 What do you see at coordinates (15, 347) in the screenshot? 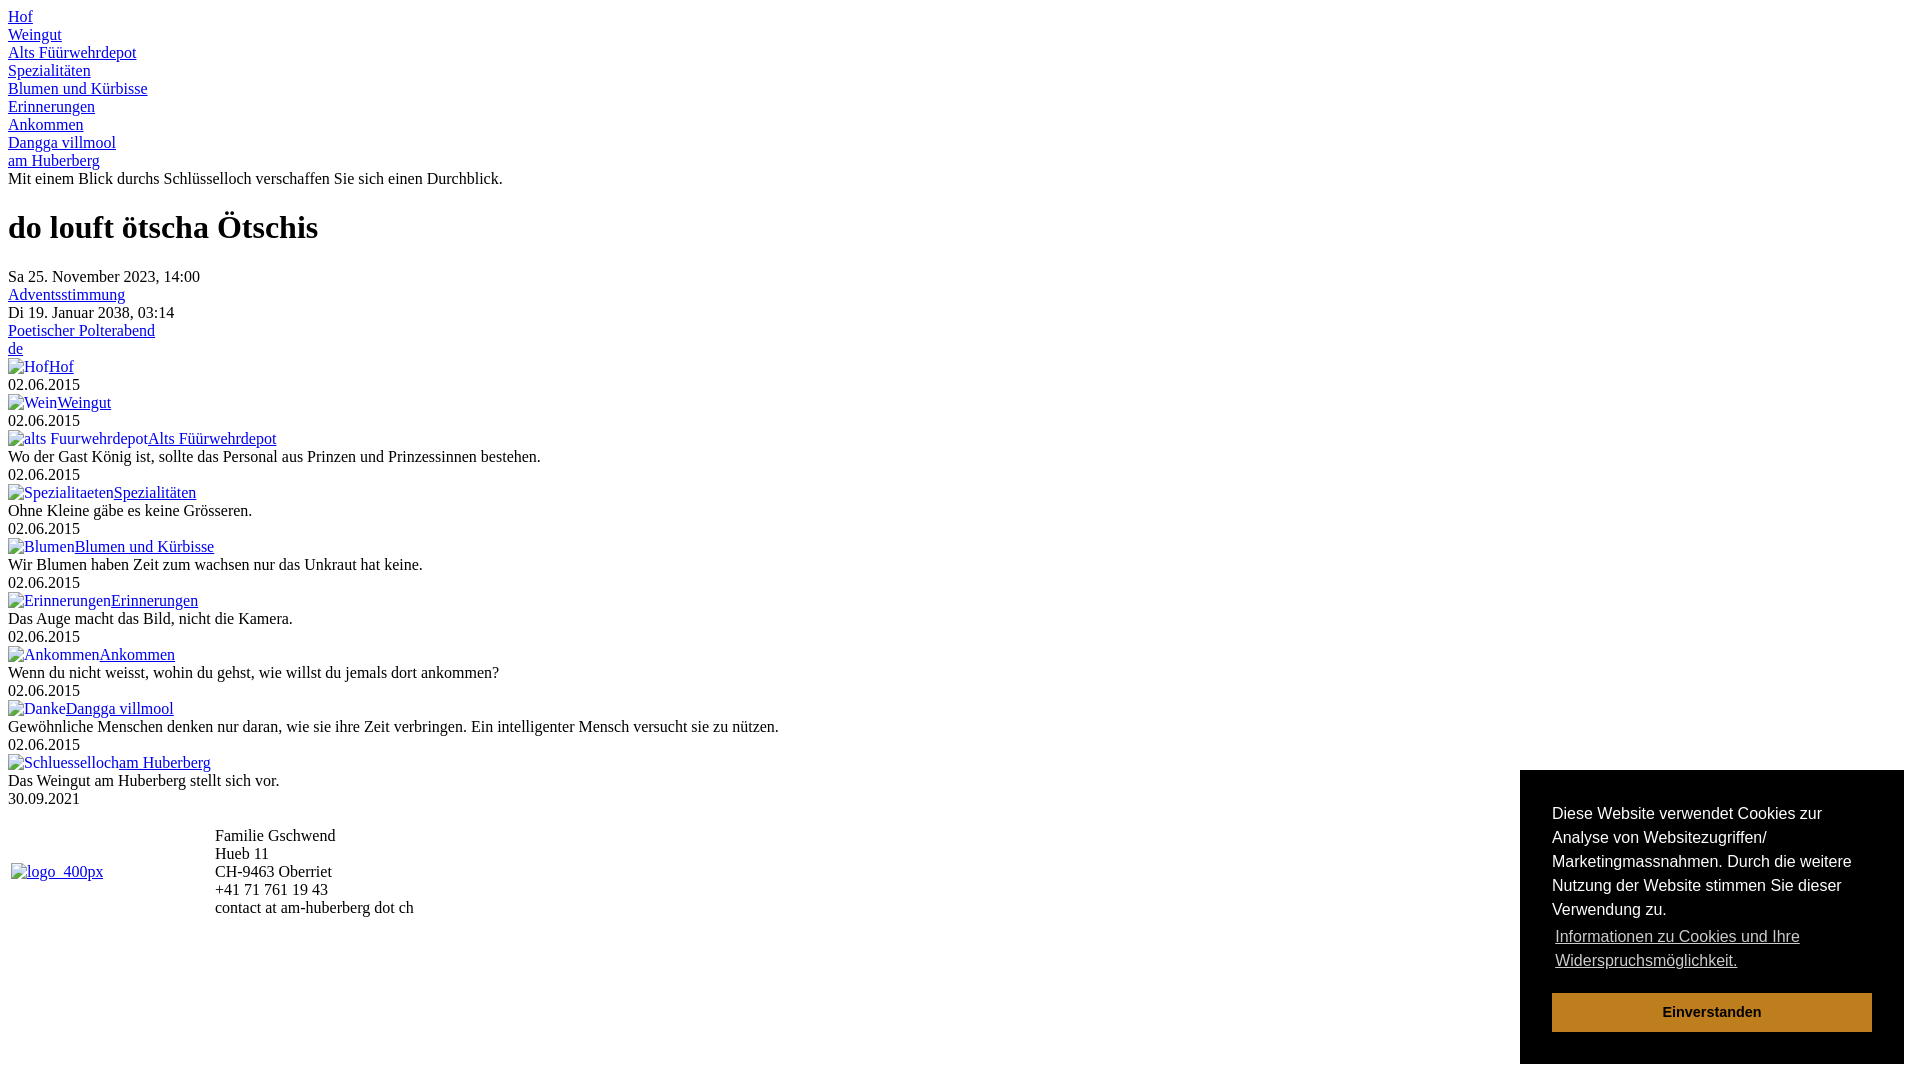
I see `'de'` at bounding box center [15, 347].